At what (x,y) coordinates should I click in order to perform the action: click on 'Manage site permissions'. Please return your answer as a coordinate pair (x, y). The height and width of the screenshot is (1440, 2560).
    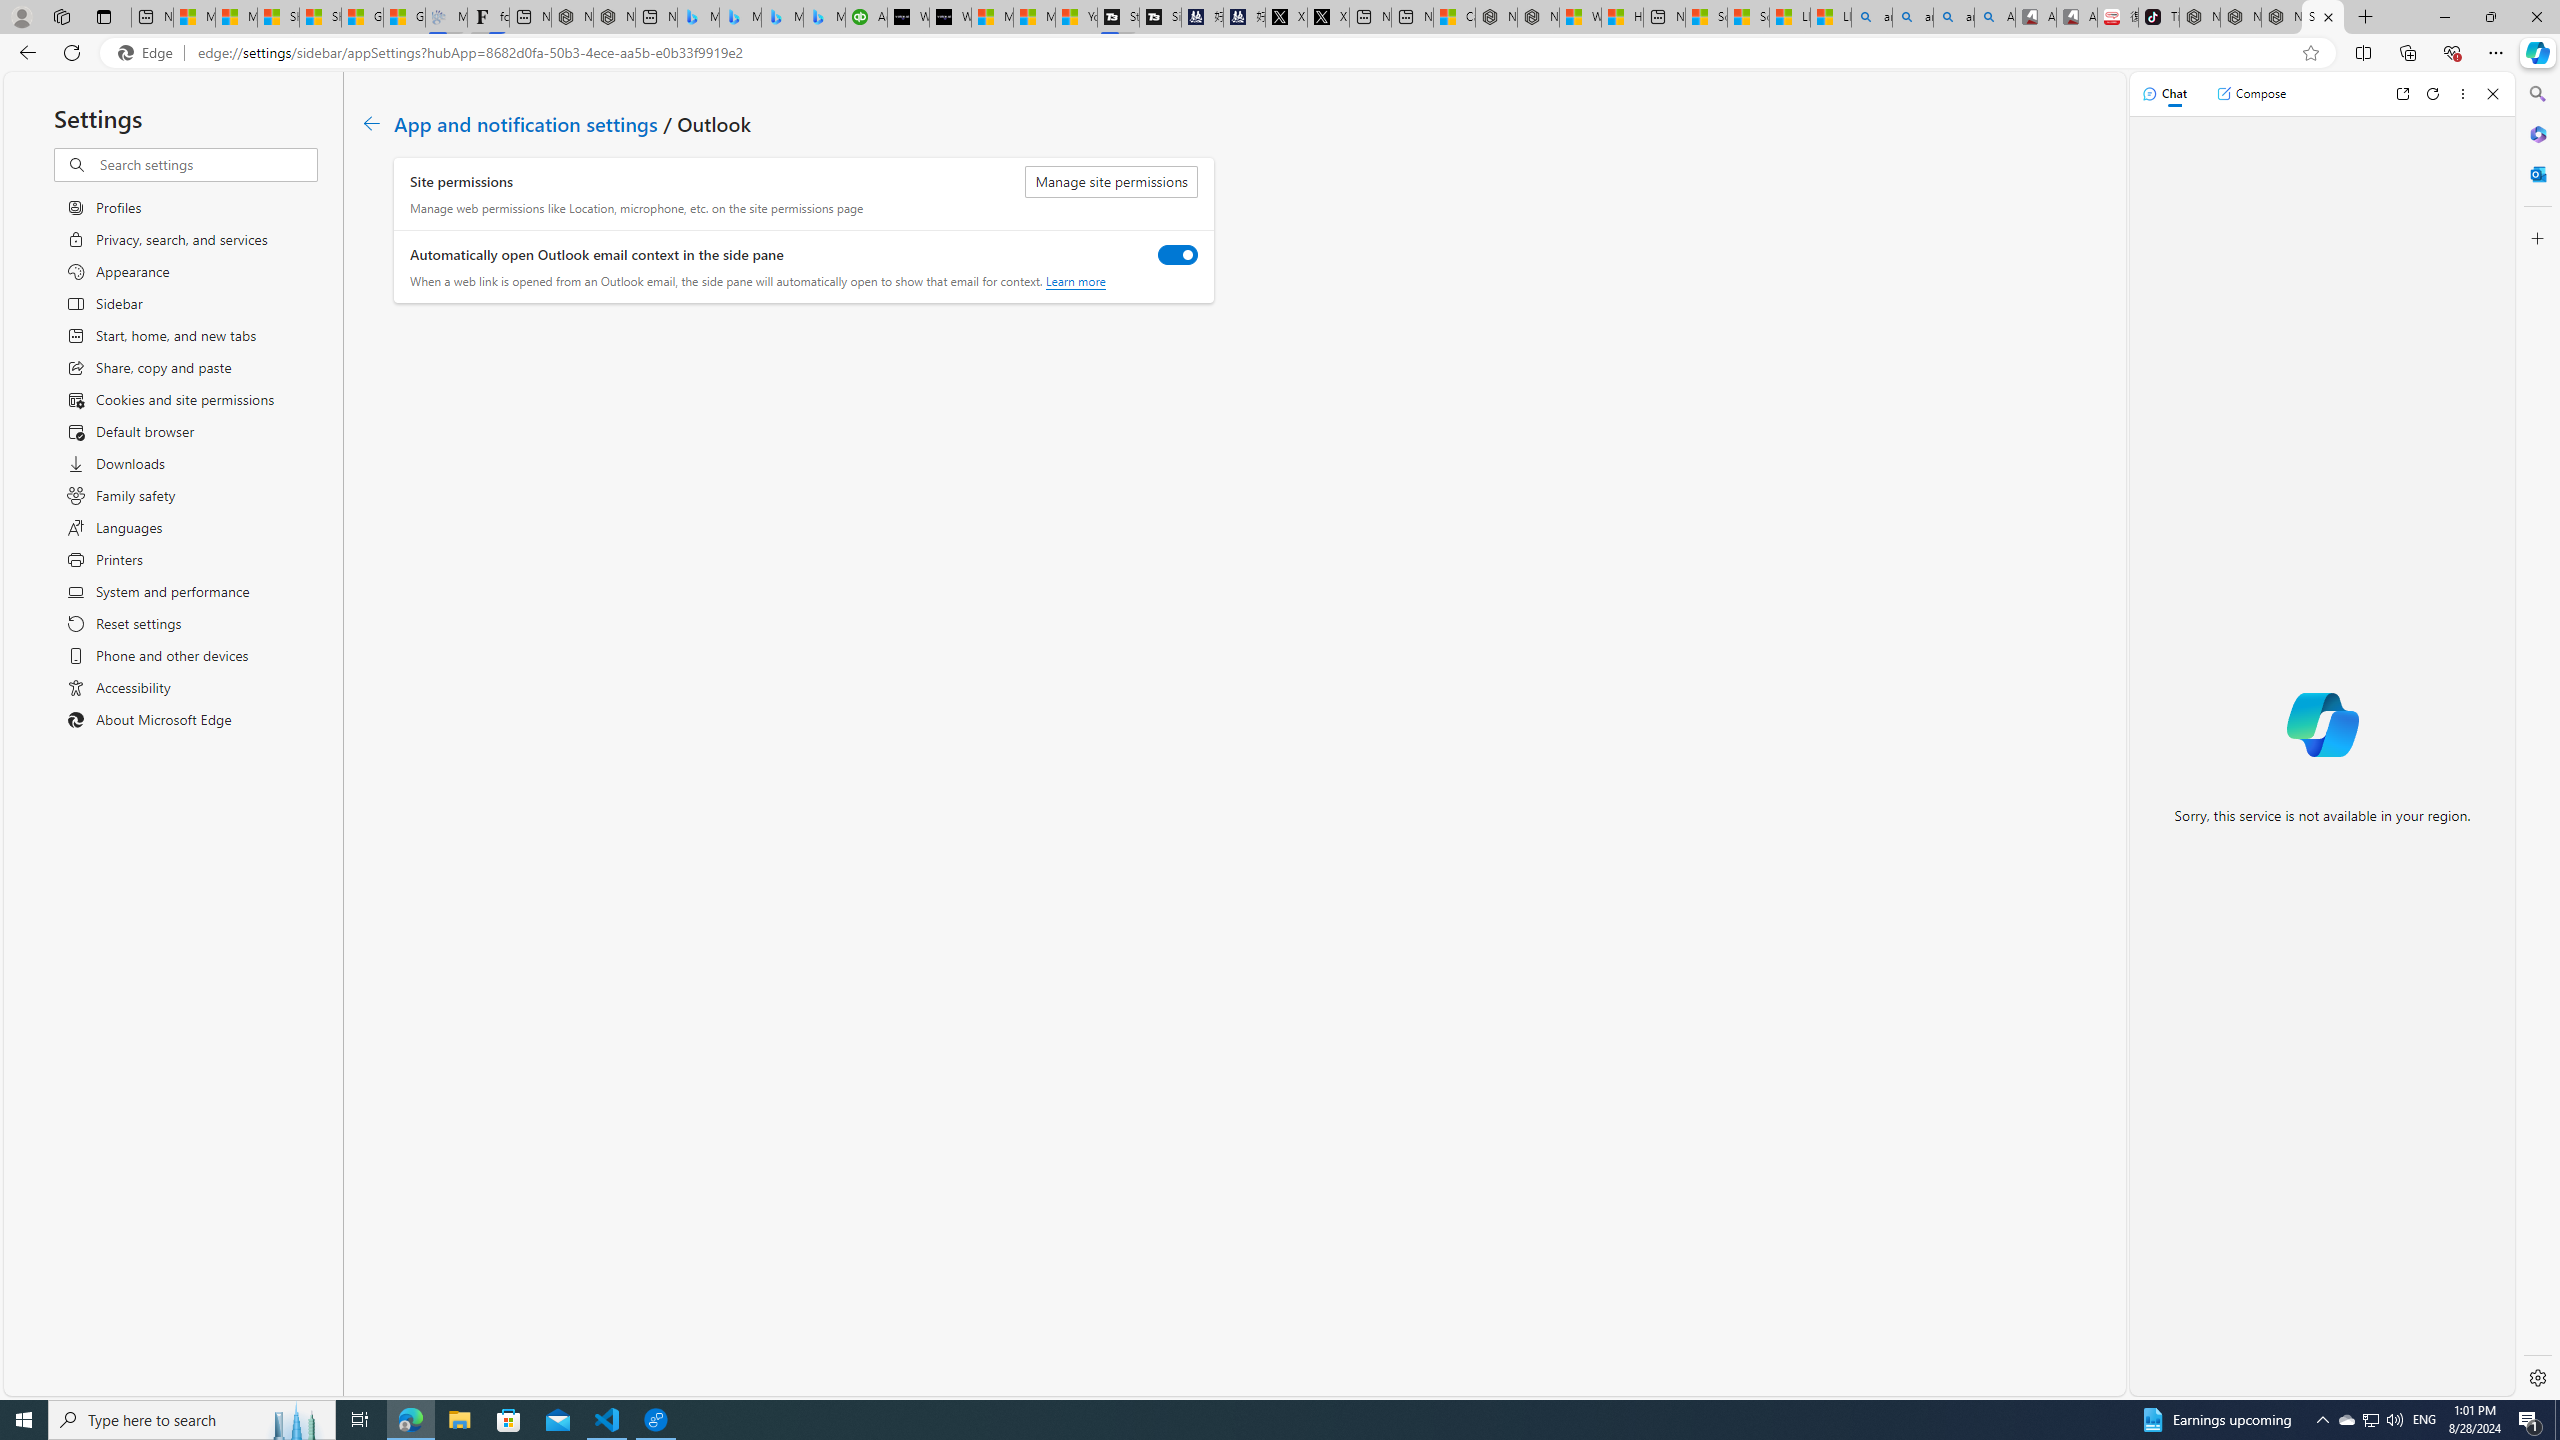
    Looking at the image, I should click on (1110, 181).